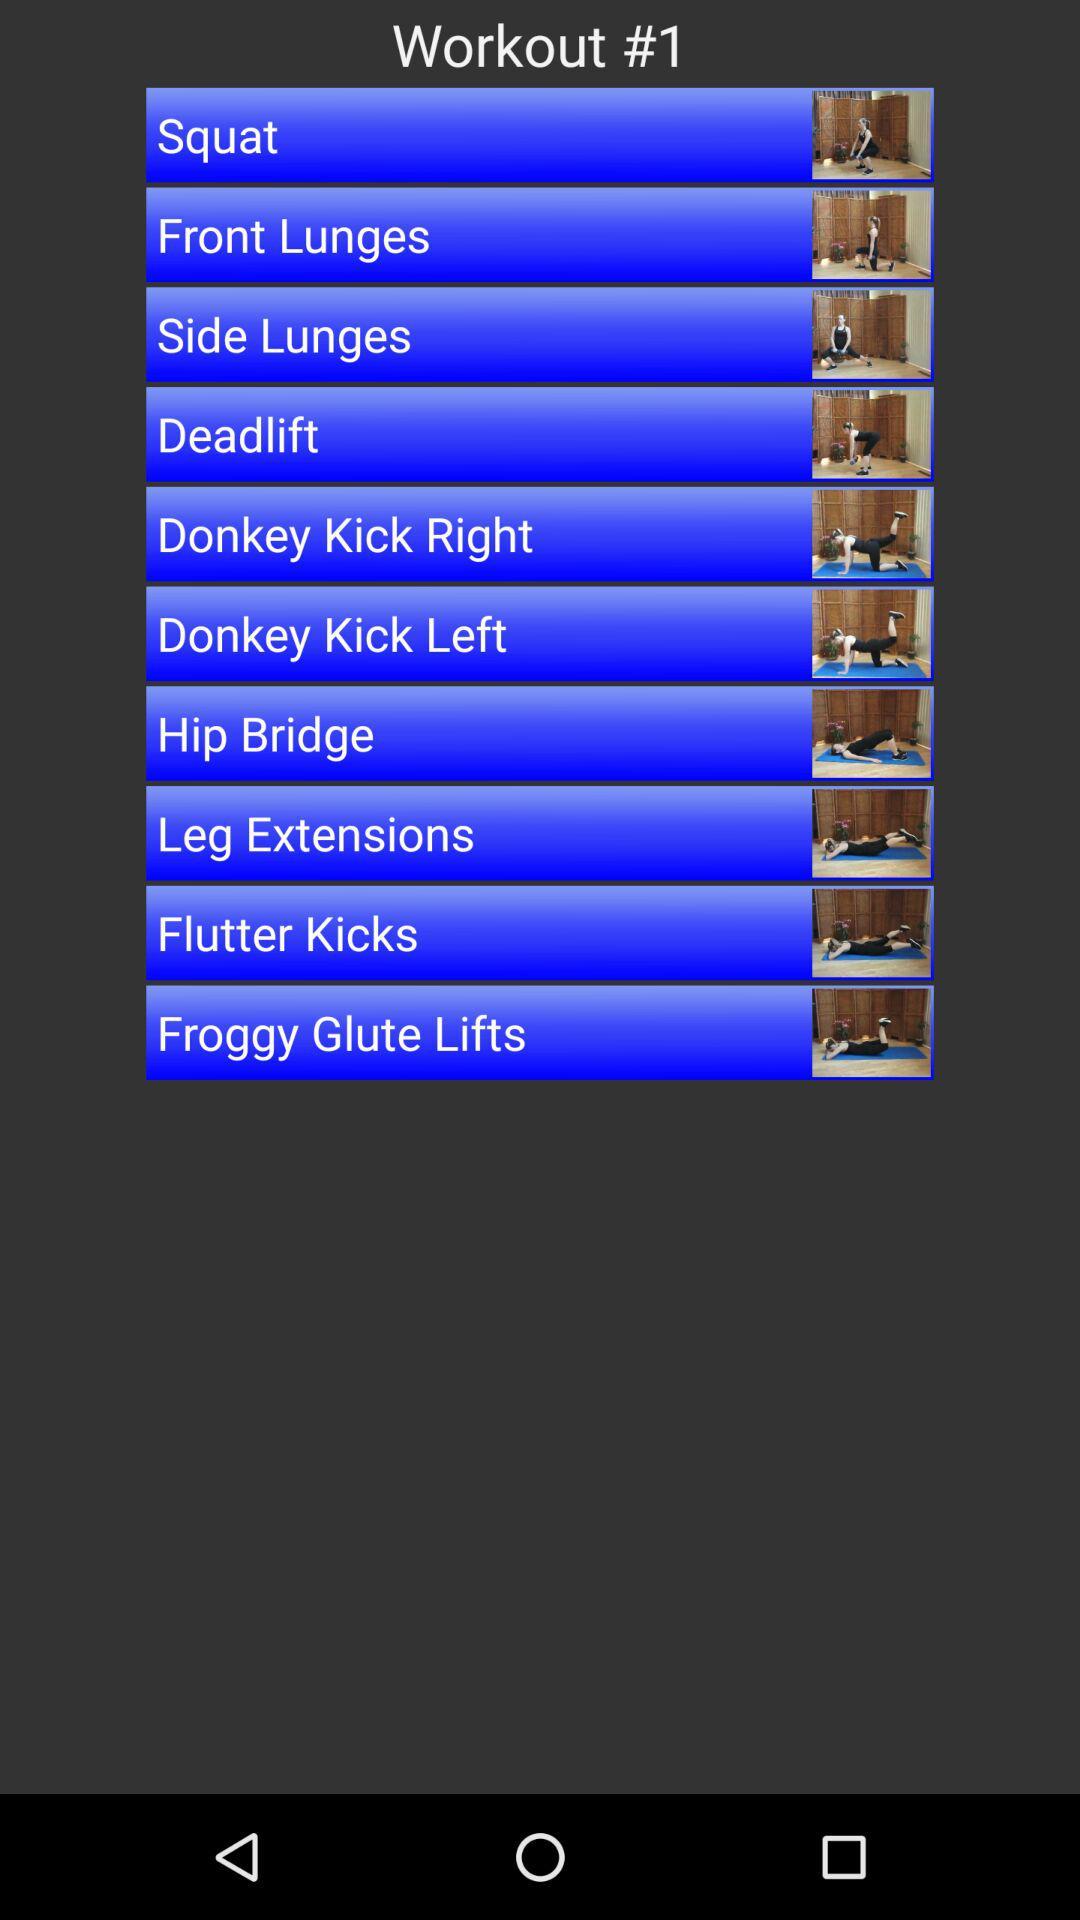  Describe the element at coordinates (540, 931) in the screenshot. I see `flutter kicks icon` at that location.